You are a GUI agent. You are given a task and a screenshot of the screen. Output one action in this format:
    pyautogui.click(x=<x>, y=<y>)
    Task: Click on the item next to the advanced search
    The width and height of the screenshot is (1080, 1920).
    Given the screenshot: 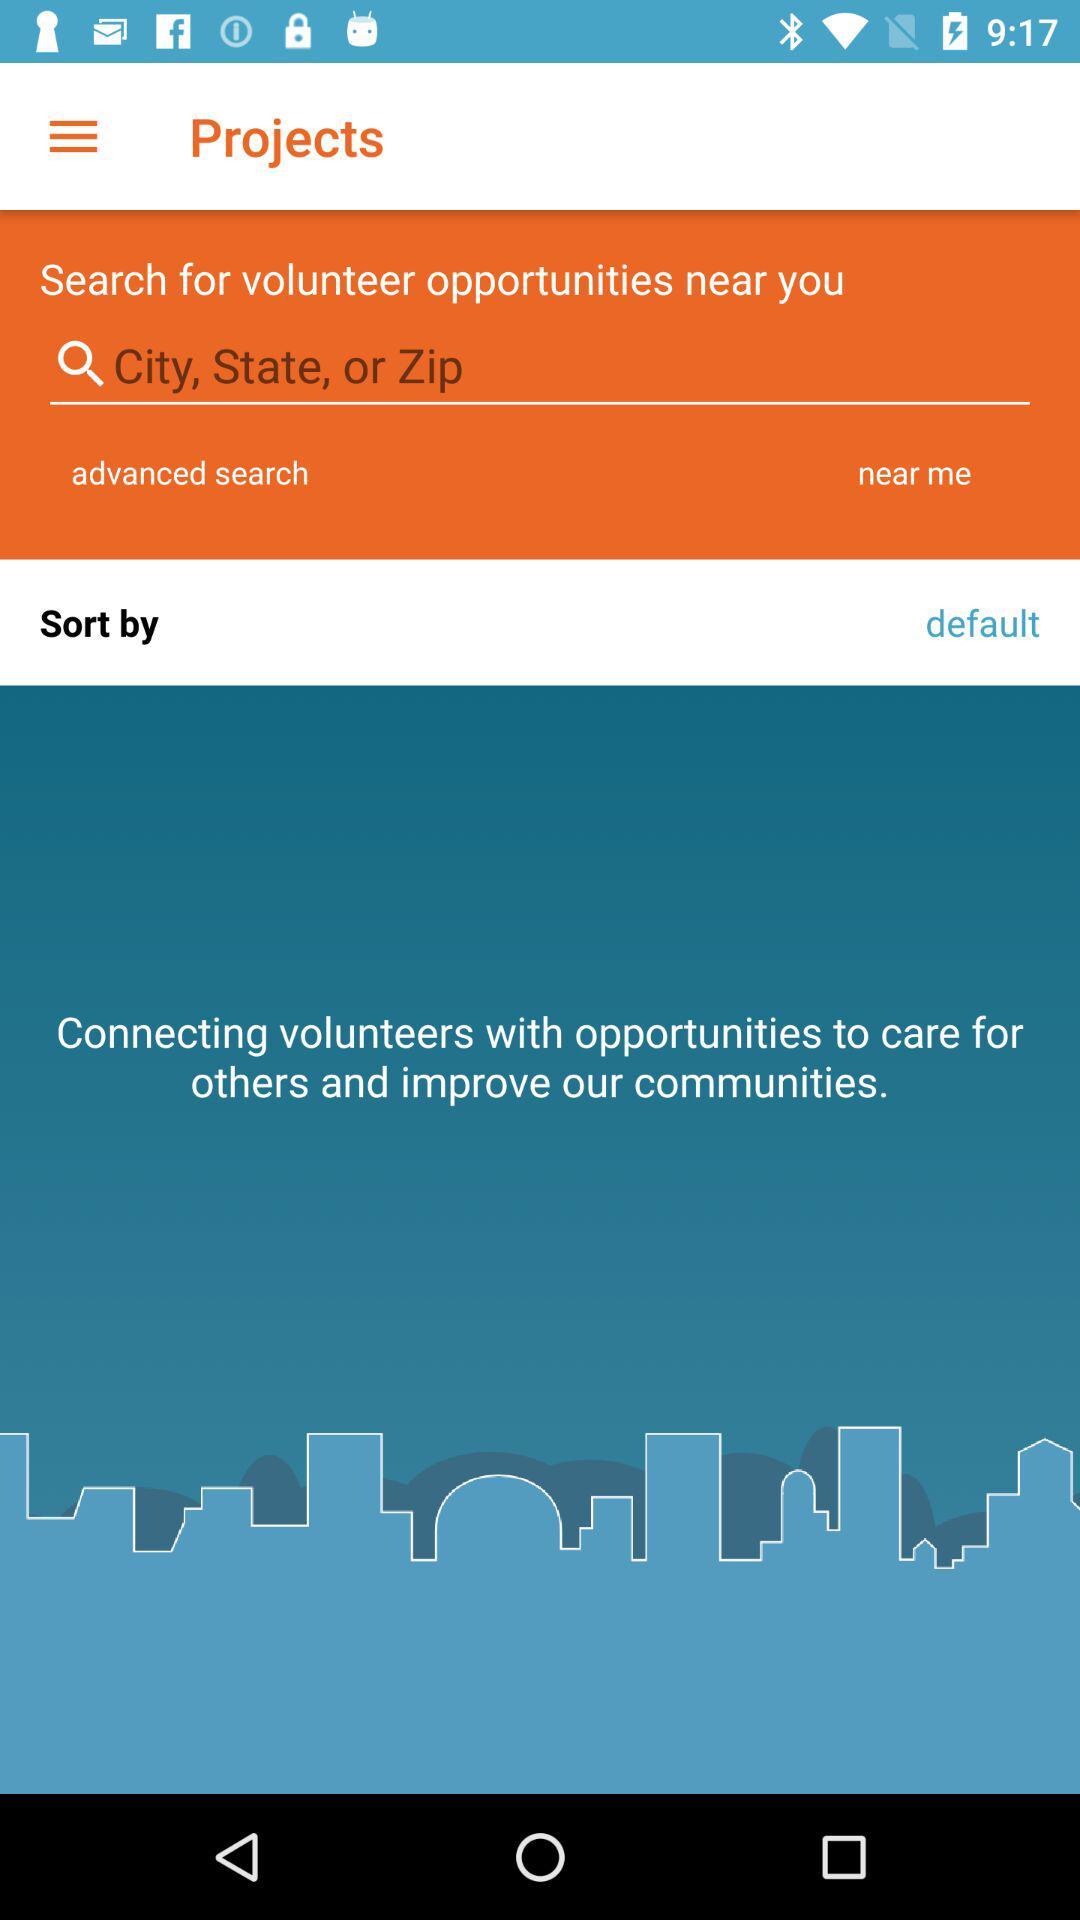 What is the action you would take?
    pyautogui.click(x=914, y=471)
    